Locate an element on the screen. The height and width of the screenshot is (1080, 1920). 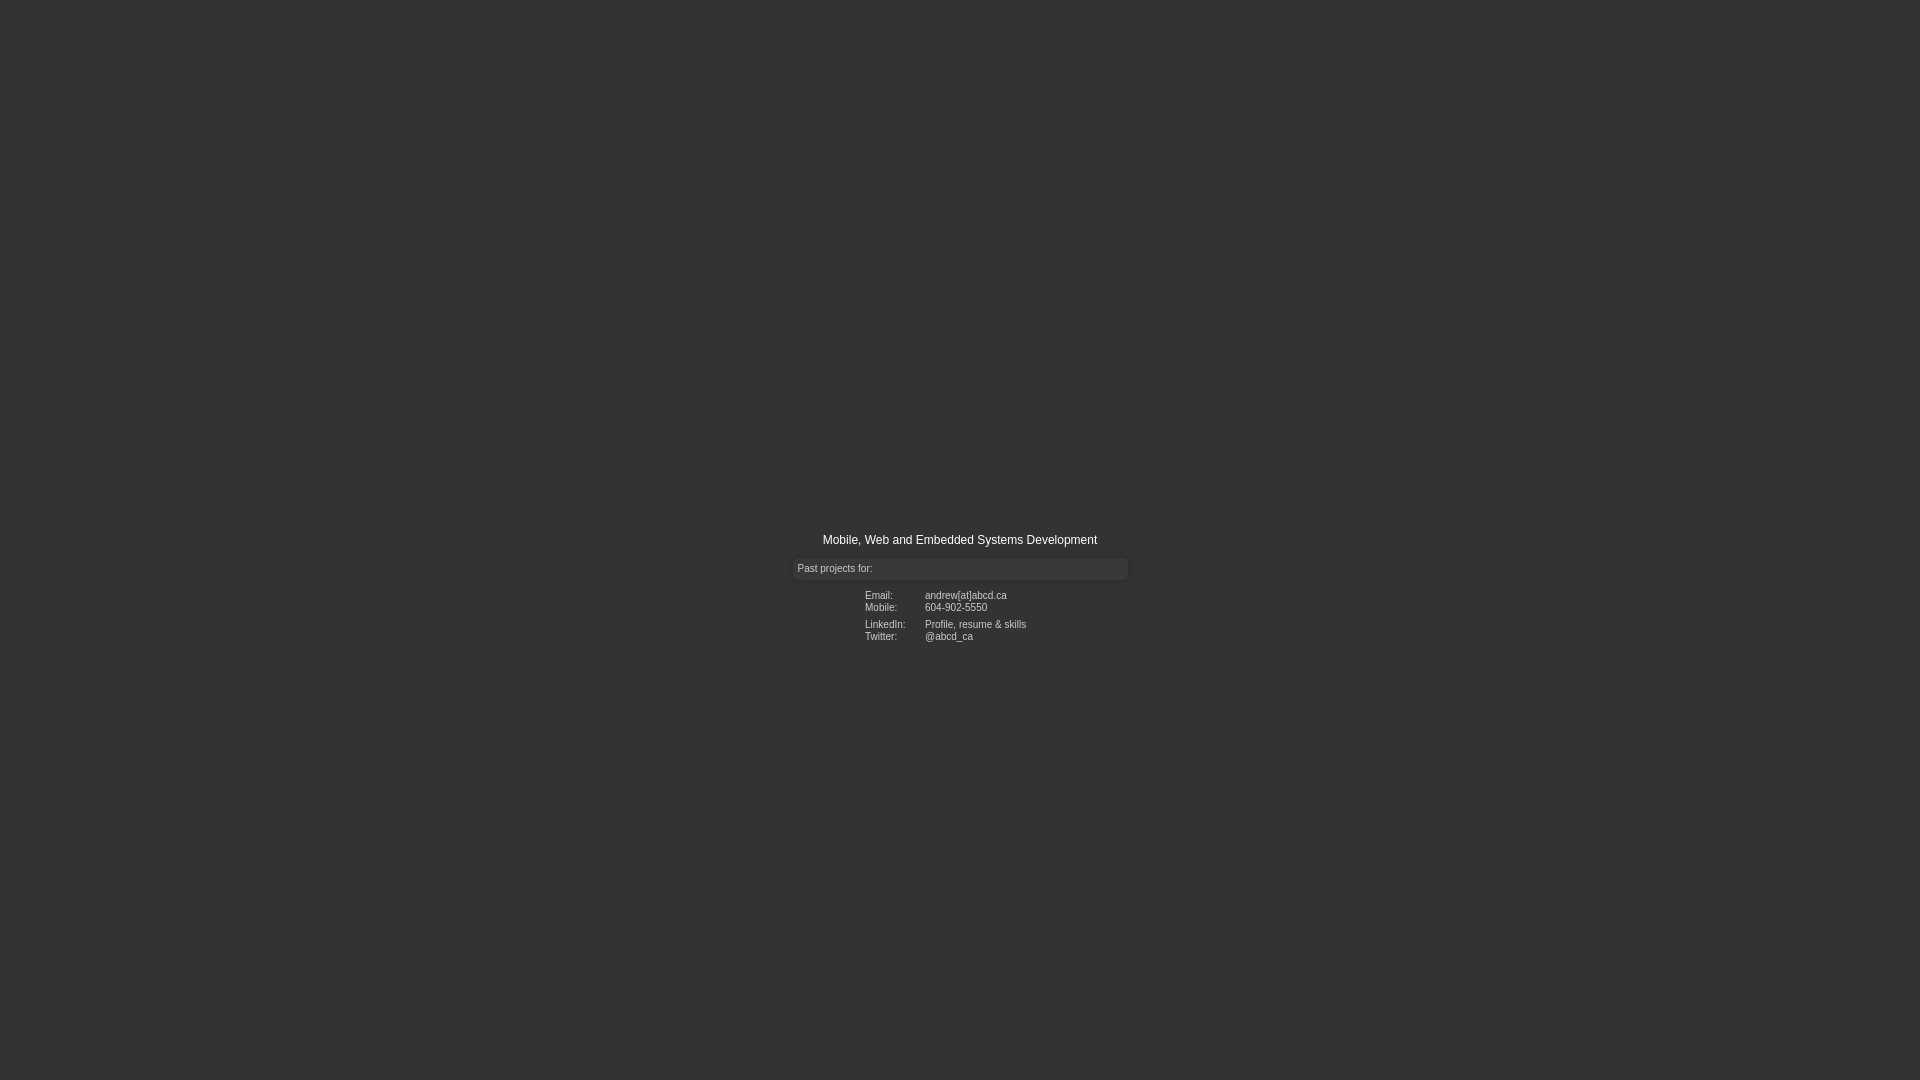
'Profile, resume & skills' is located at coordinates (975, 623).